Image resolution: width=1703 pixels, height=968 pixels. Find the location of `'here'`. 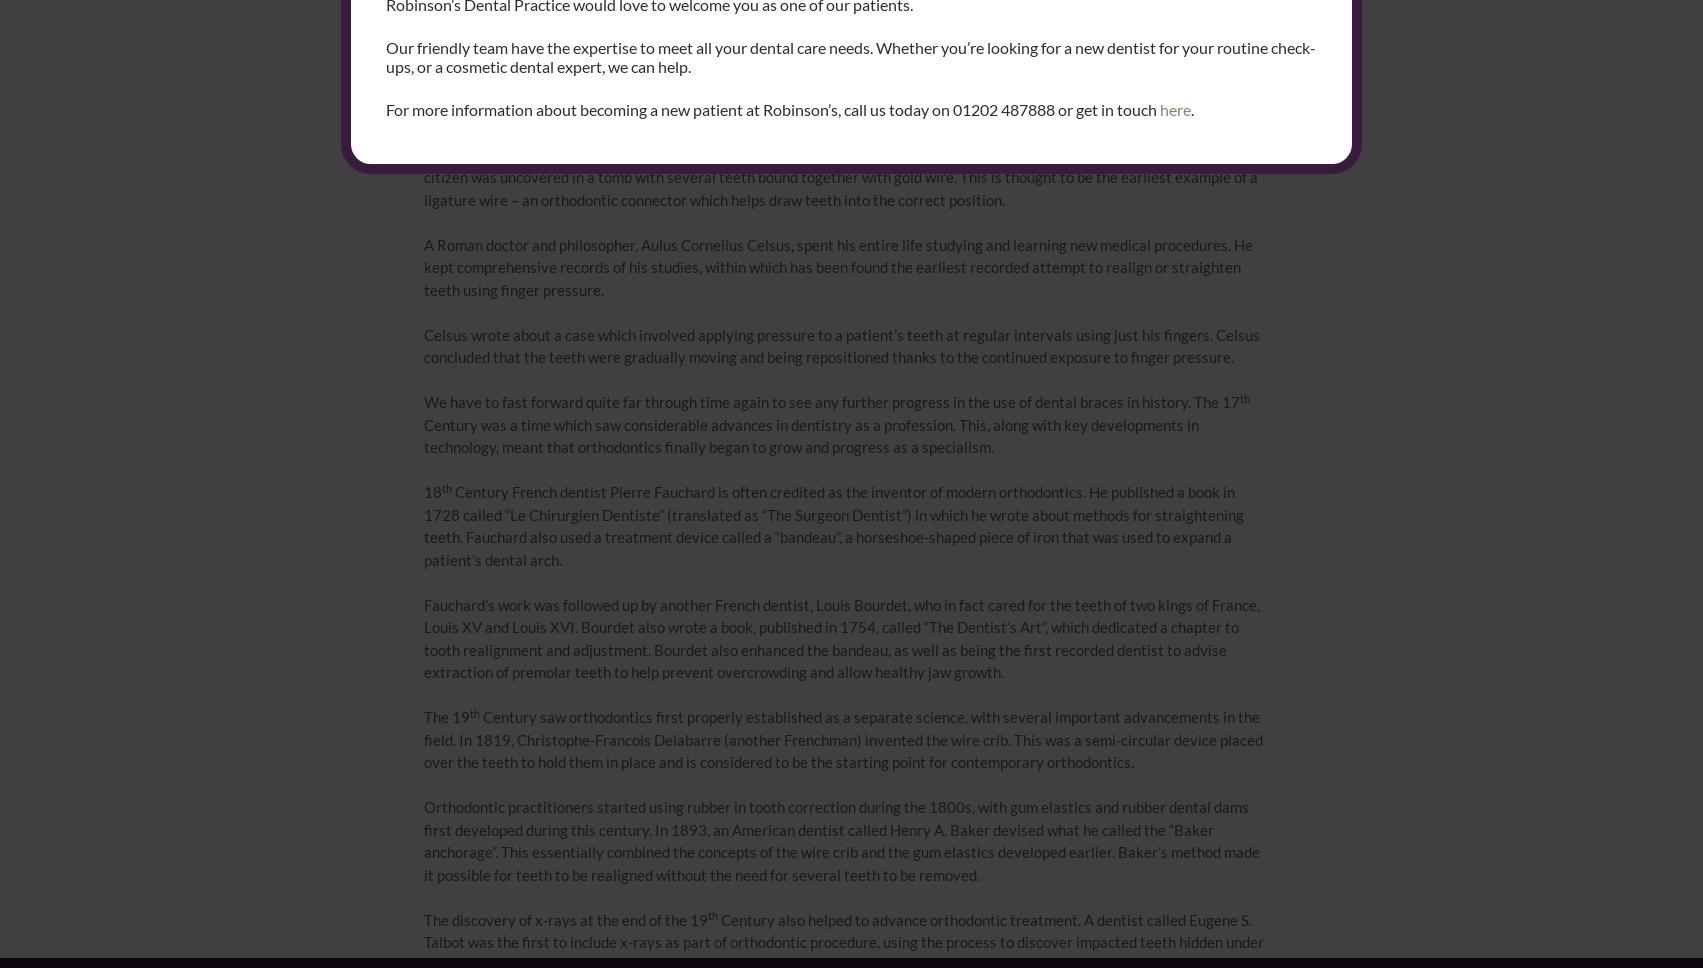

'here' is located at coordinates (1174, 109).